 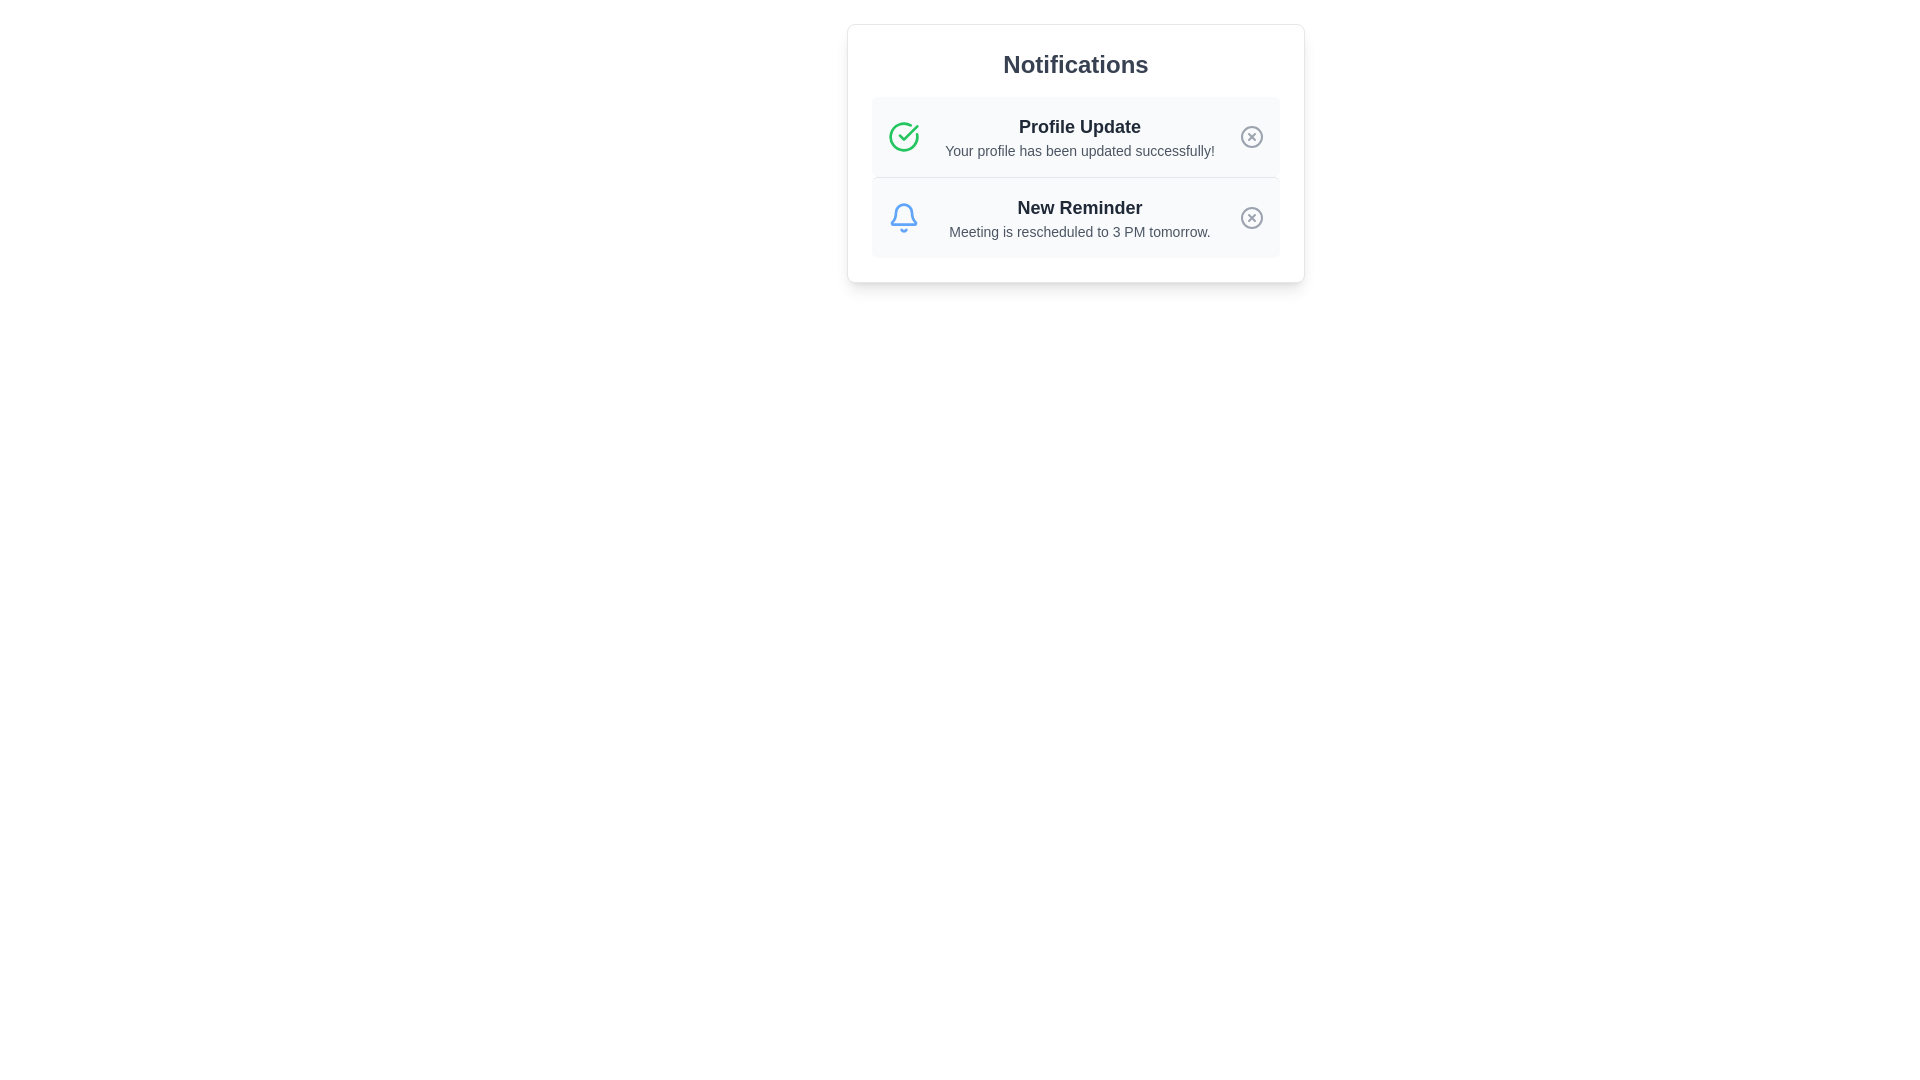 What do you see at coordinates (902, 136) in the screenshot?
I see `the success icon indicating a successful profile update, located to the left of the 'Profile Update' text within the notification card` at bounding box center [902, 136].